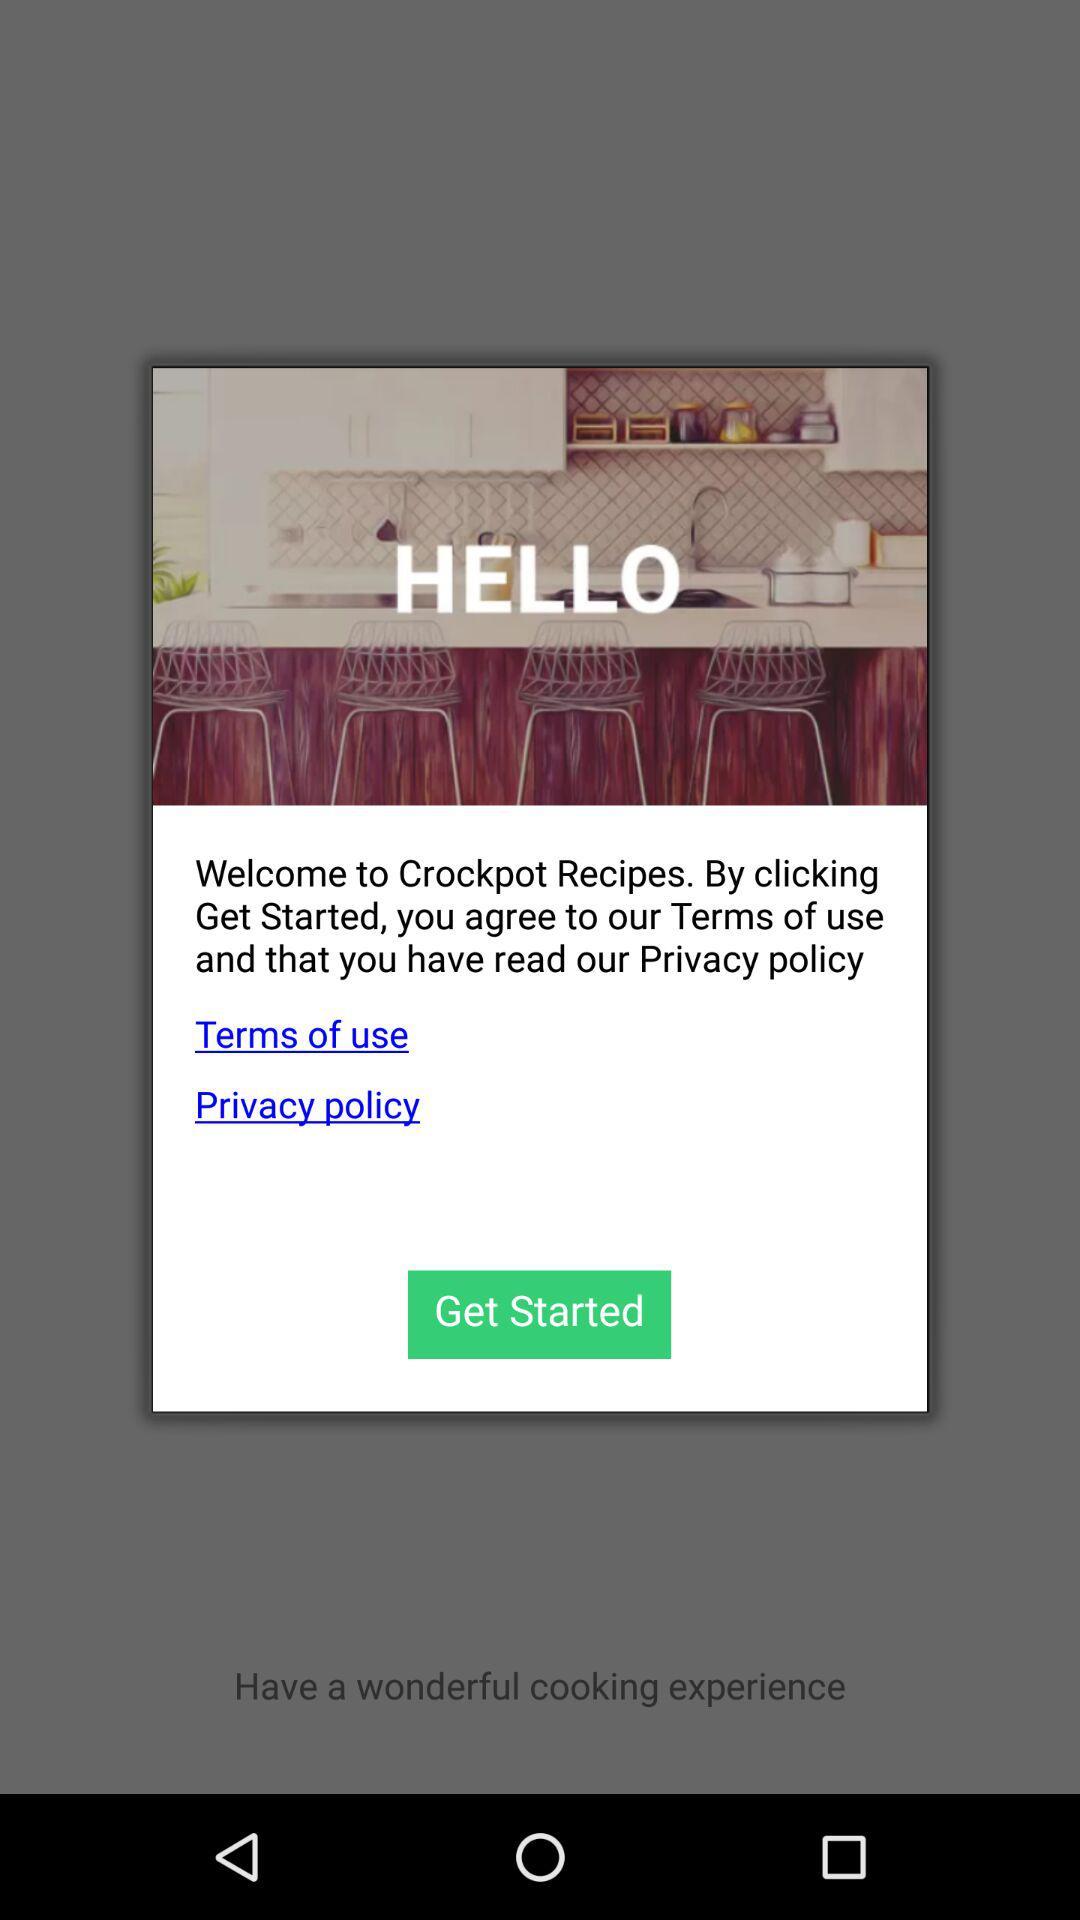 The width and height of the screenshot is (1080, 1920). What do you see at coordinates (540, 585) in the screenshot?
I see `the app above welcome to crockpot item` at bounding box center [540, 585].